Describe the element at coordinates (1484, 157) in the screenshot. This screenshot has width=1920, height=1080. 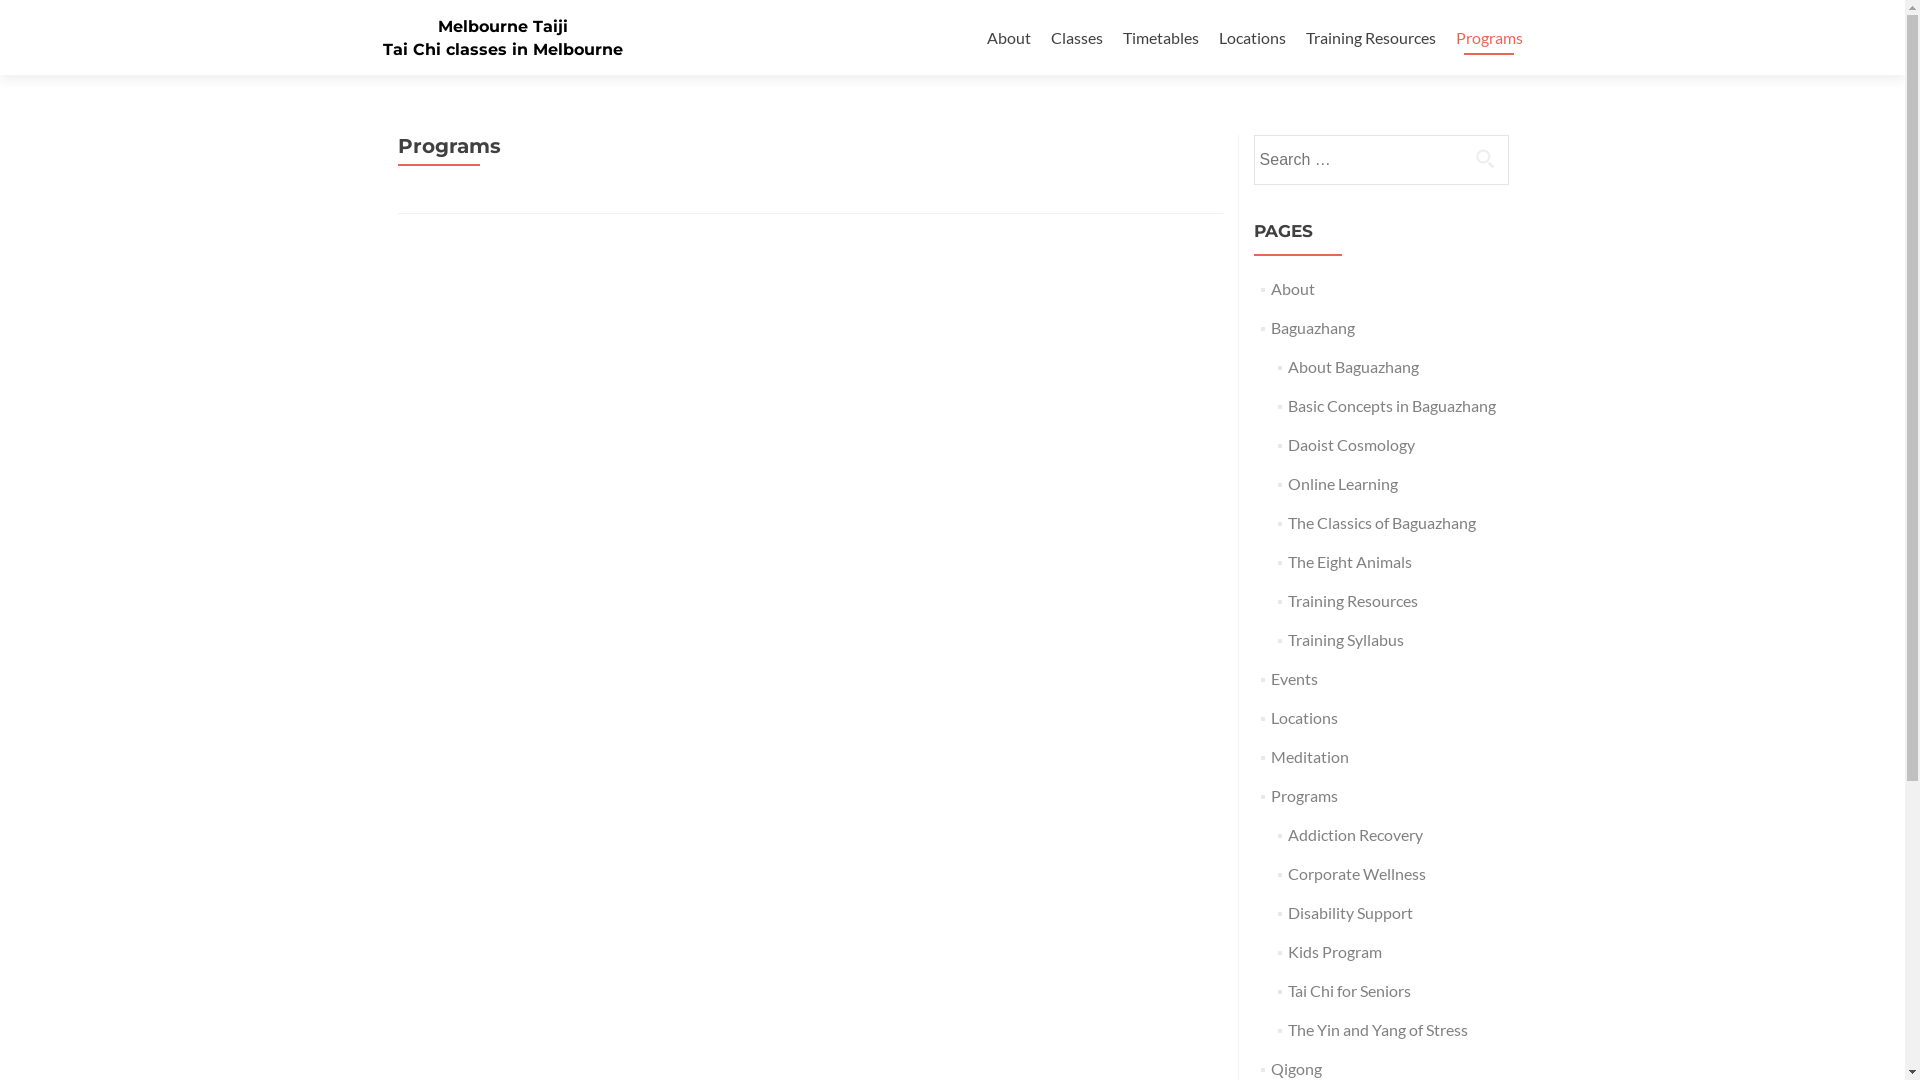
I see `'Search'` at that location.